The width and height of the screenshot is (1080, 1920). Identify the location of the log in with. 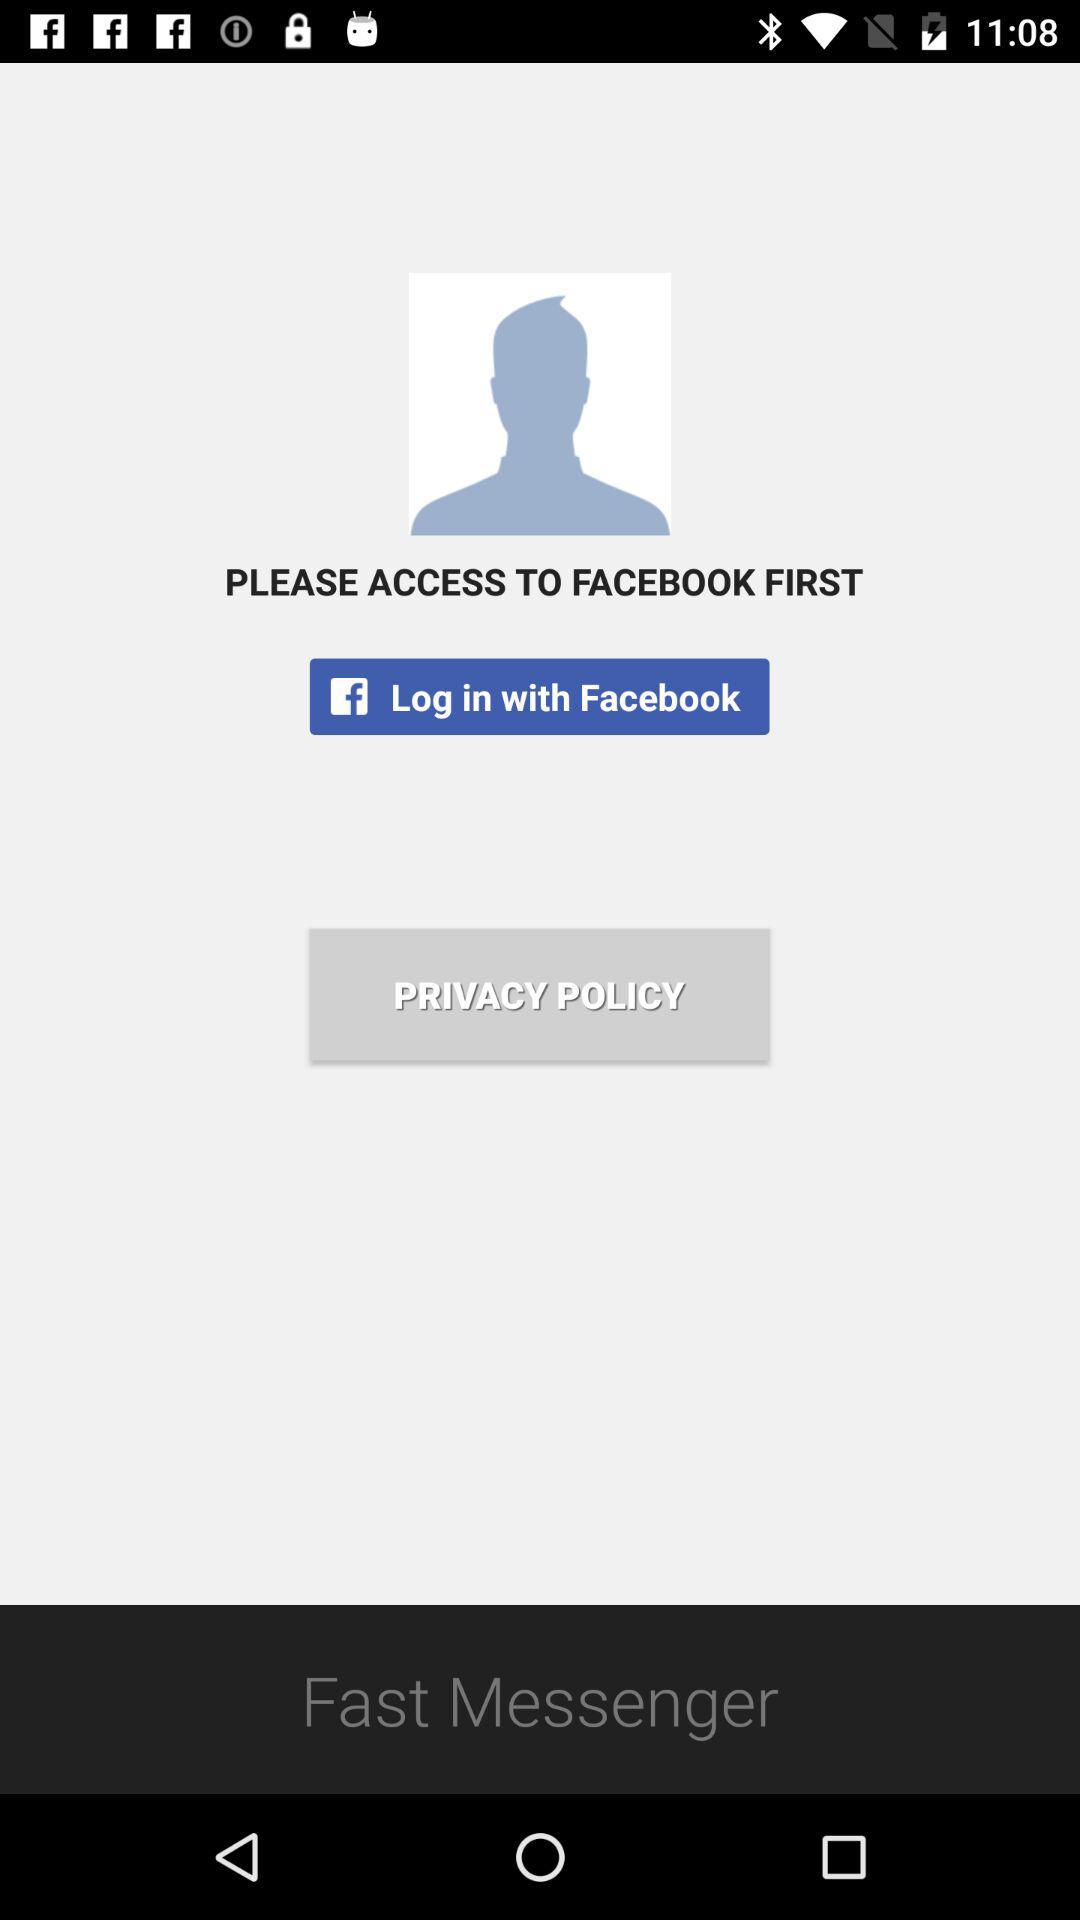
(538, 696).